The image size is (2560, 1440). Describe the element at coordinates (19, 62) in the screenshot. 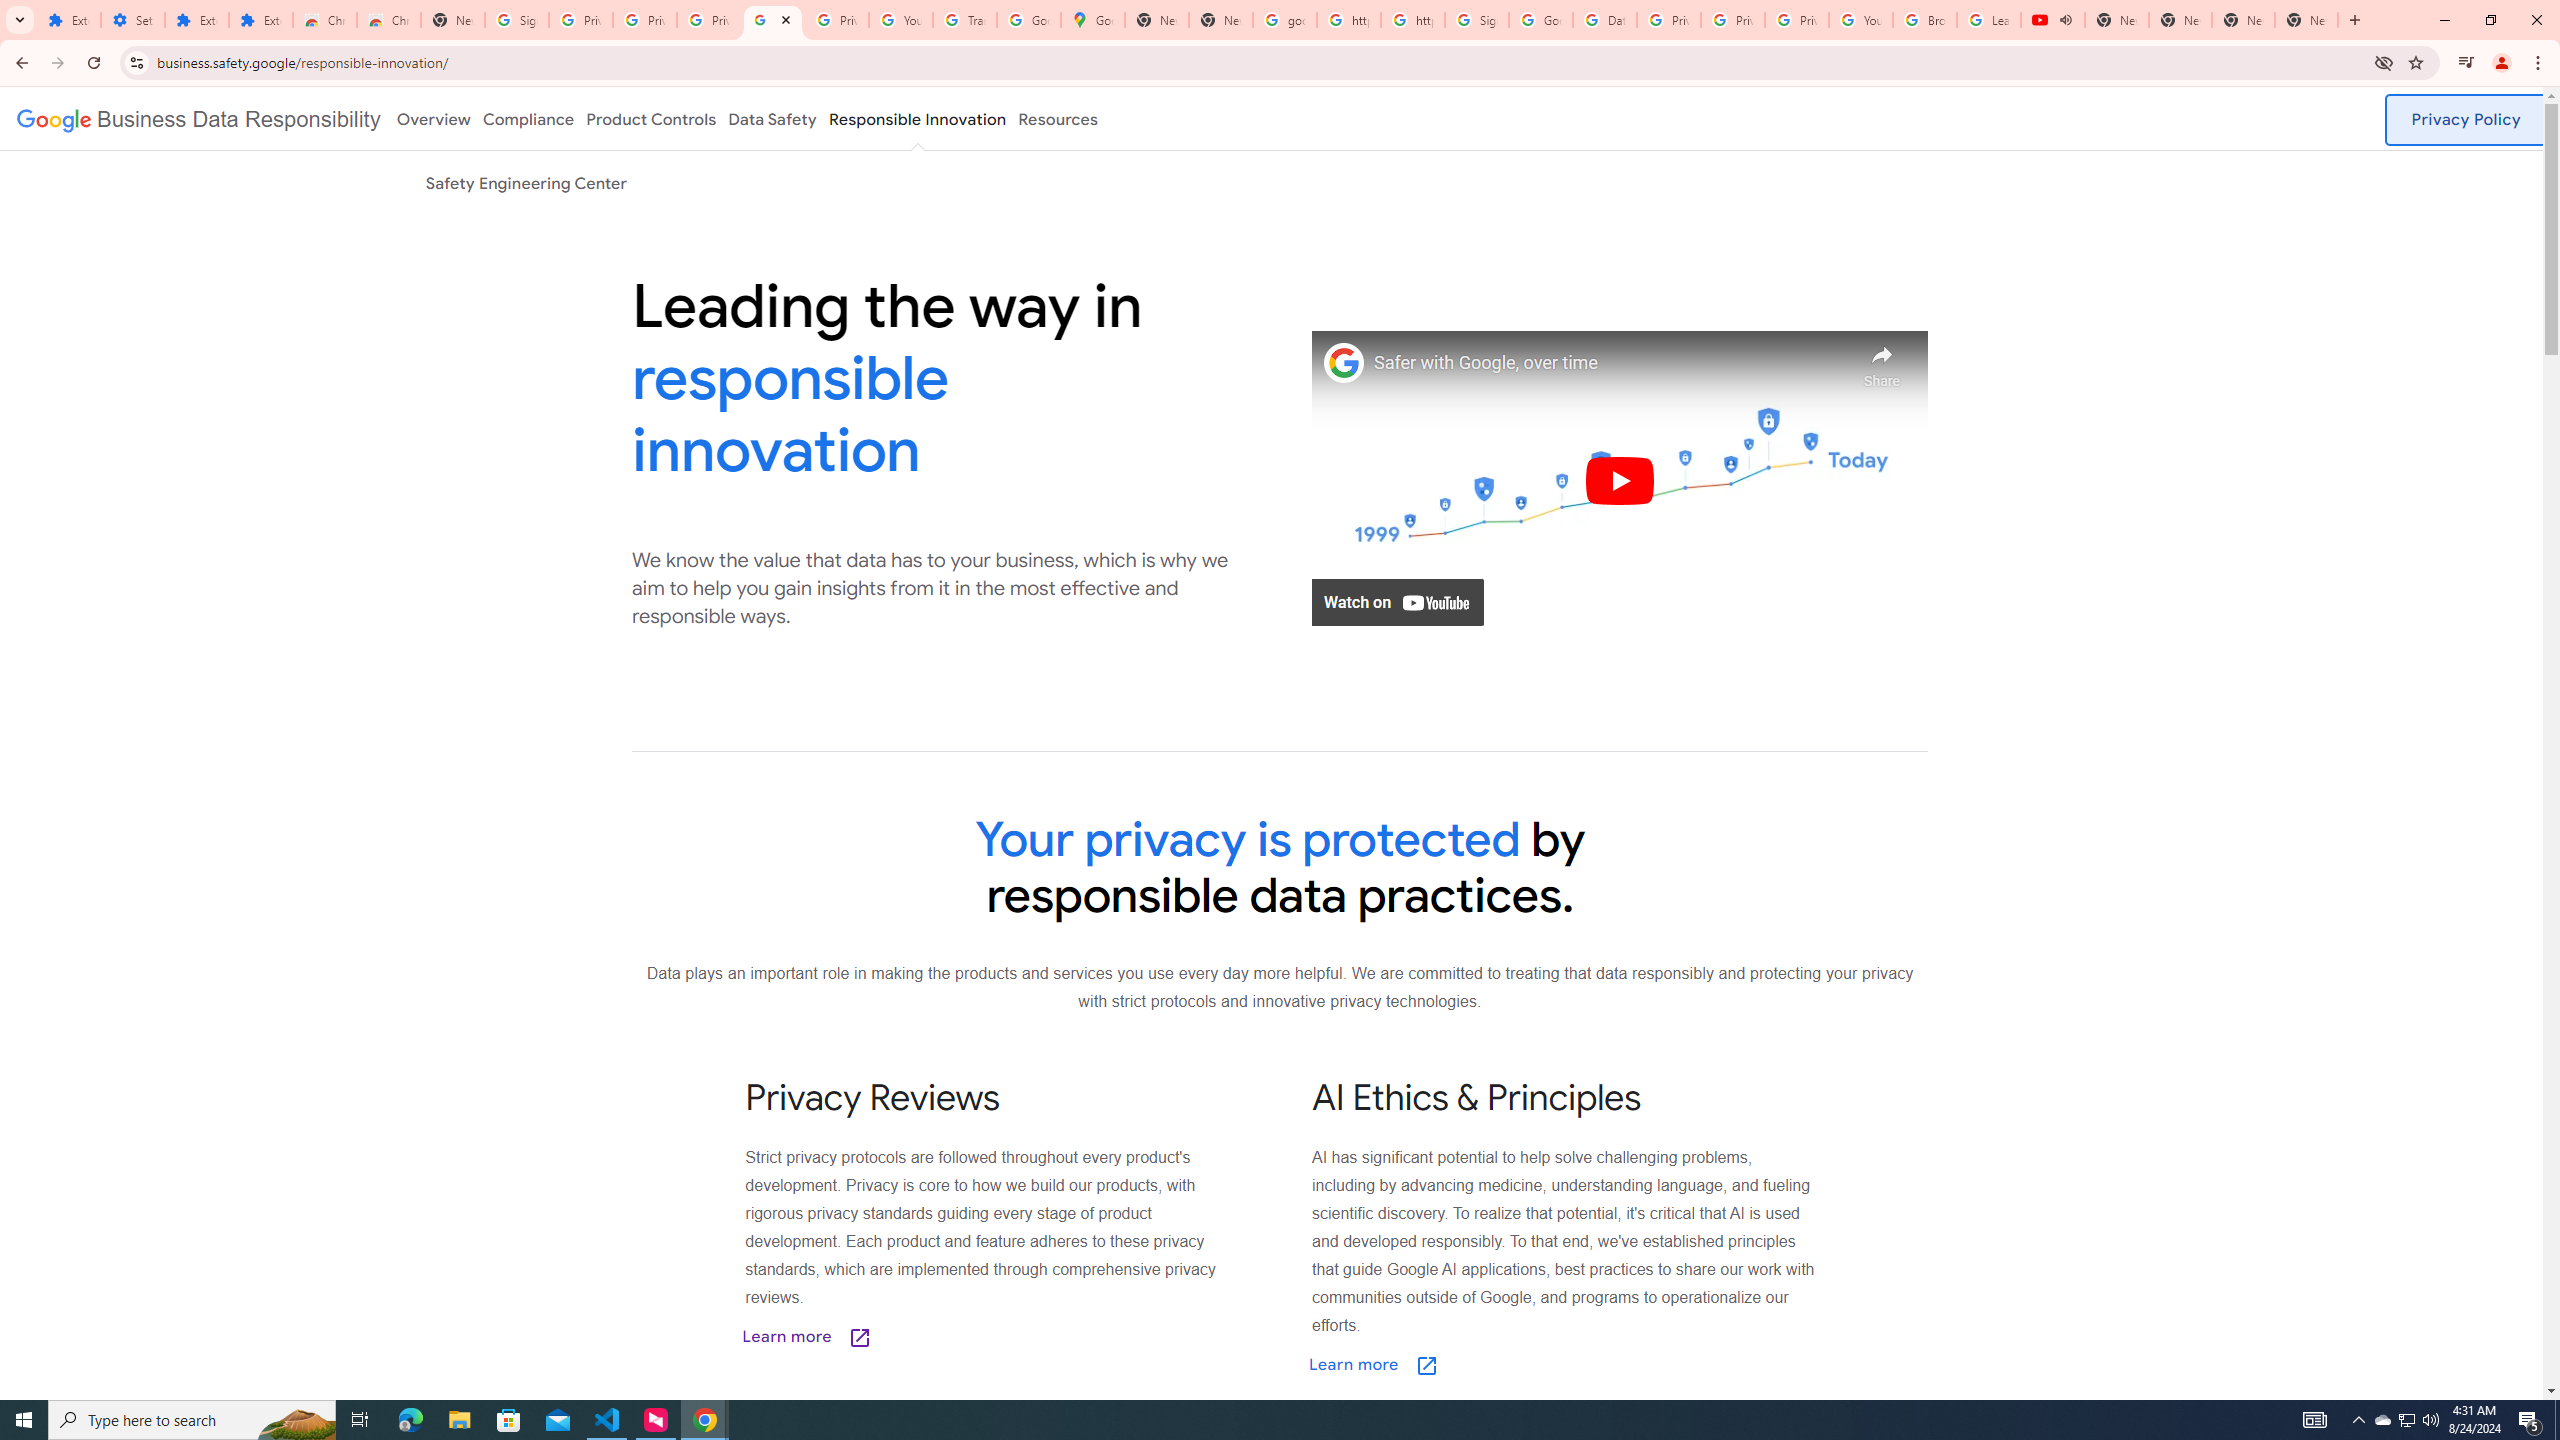

I see `'Back'` at that location.